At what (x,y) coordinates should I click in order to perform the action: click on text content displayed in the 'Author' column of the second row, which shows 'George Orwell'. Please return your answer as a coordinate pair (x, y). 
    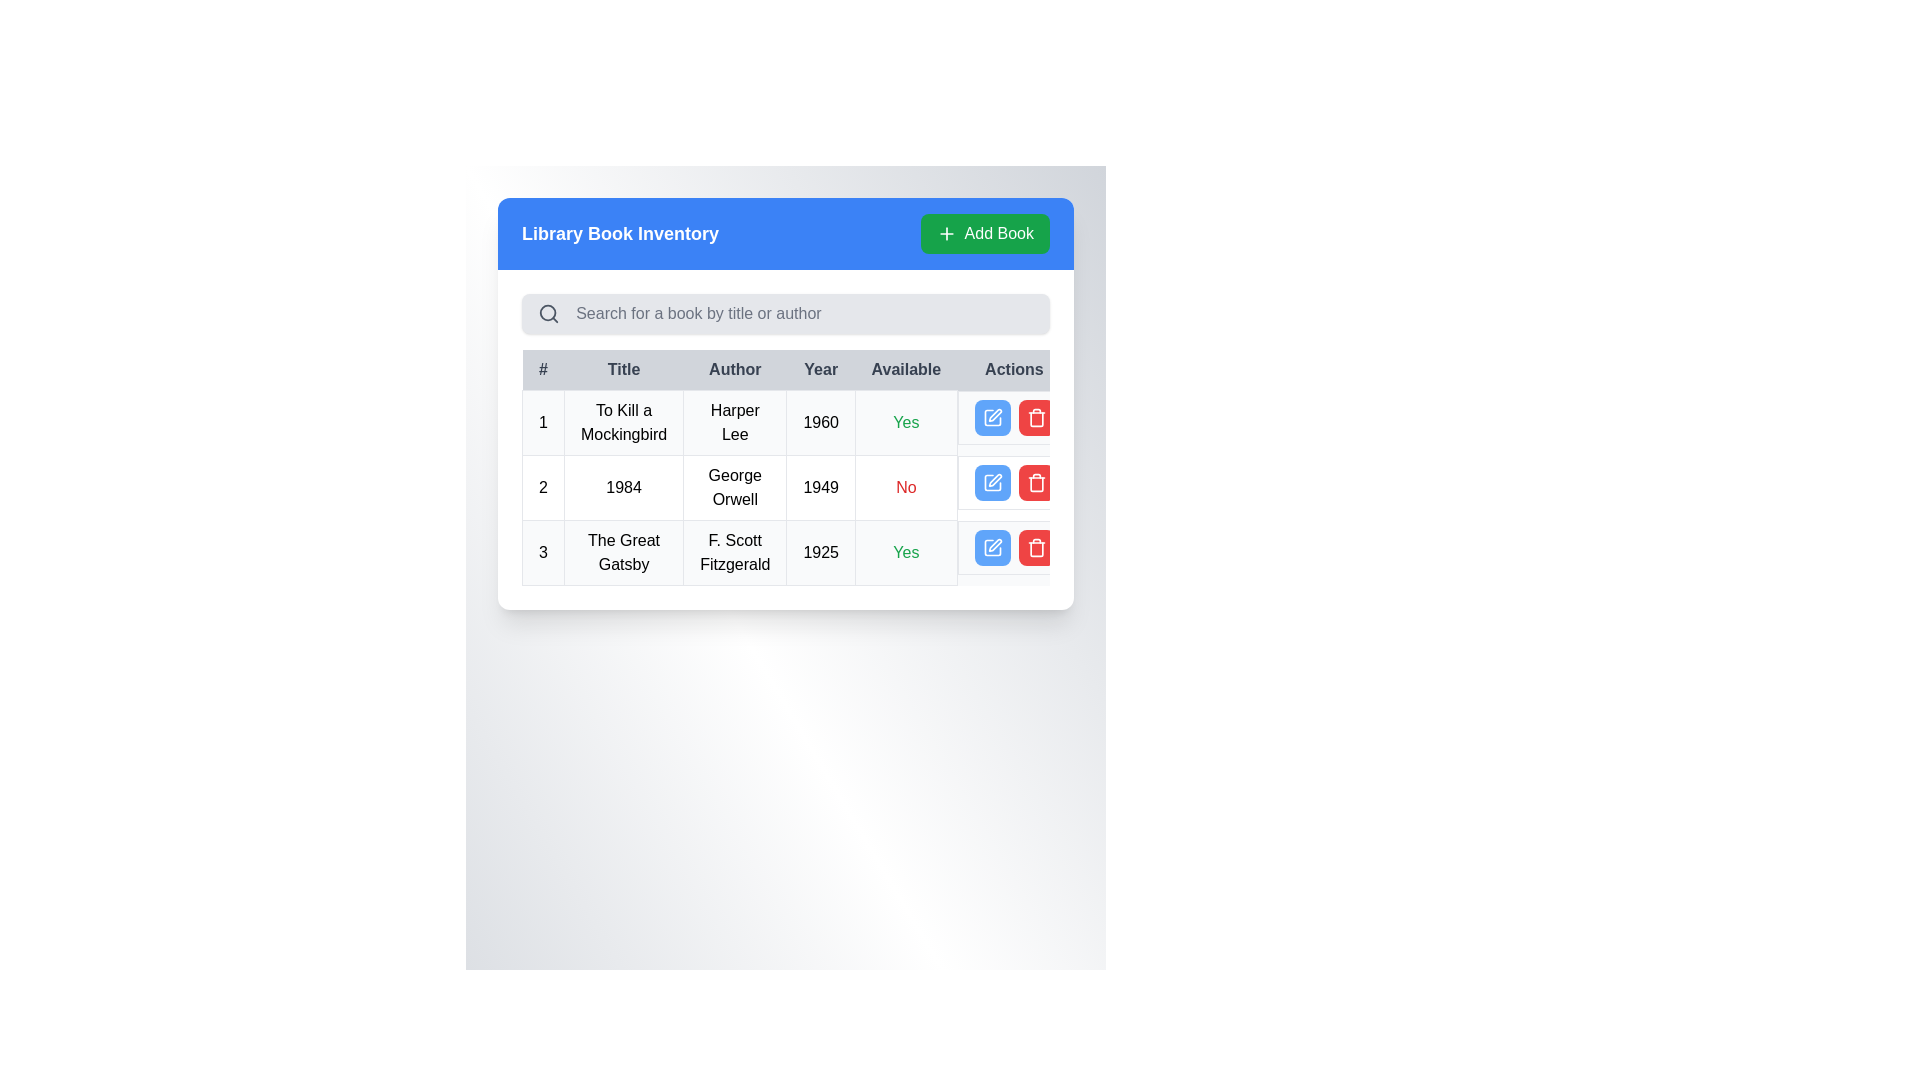
    Looking at the image, I should click on (734, 488).